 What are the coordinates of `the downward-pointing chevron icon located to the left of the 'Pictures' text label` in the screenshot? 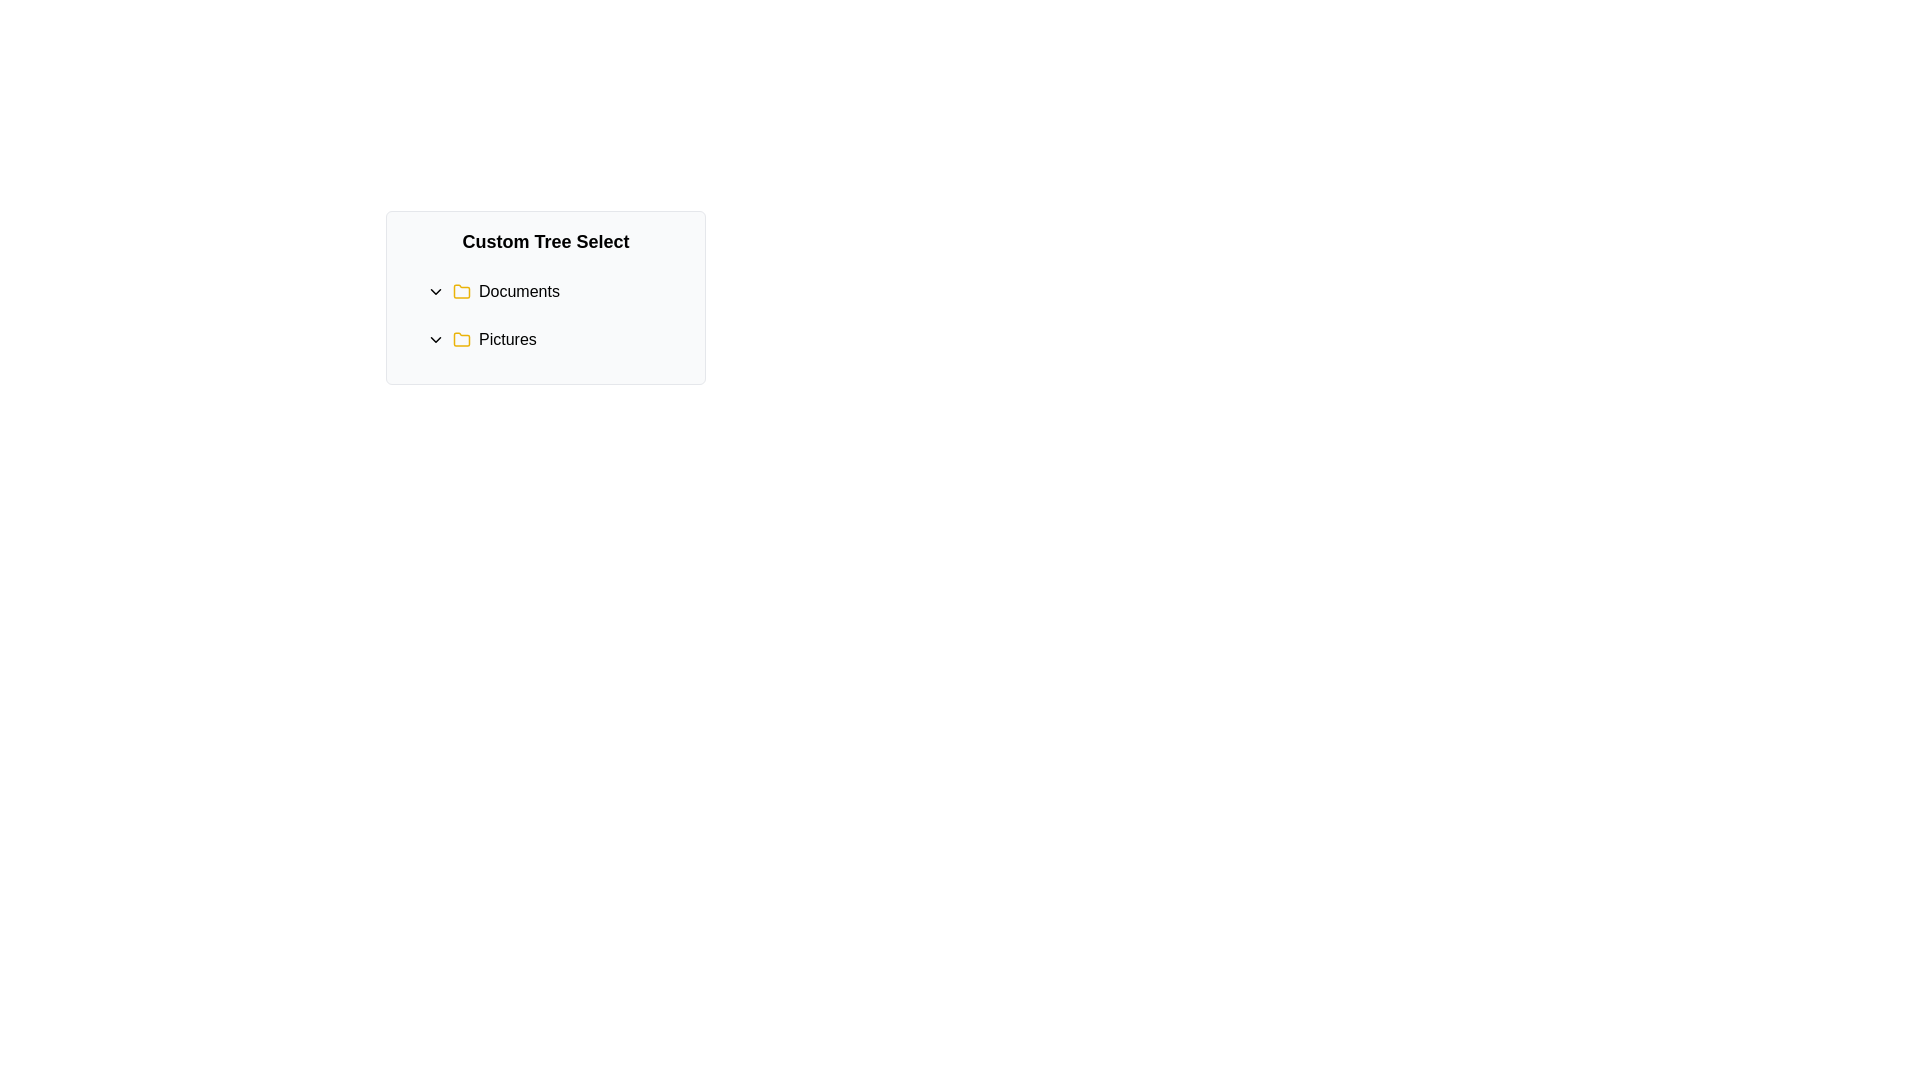 It's located at (435, 338).